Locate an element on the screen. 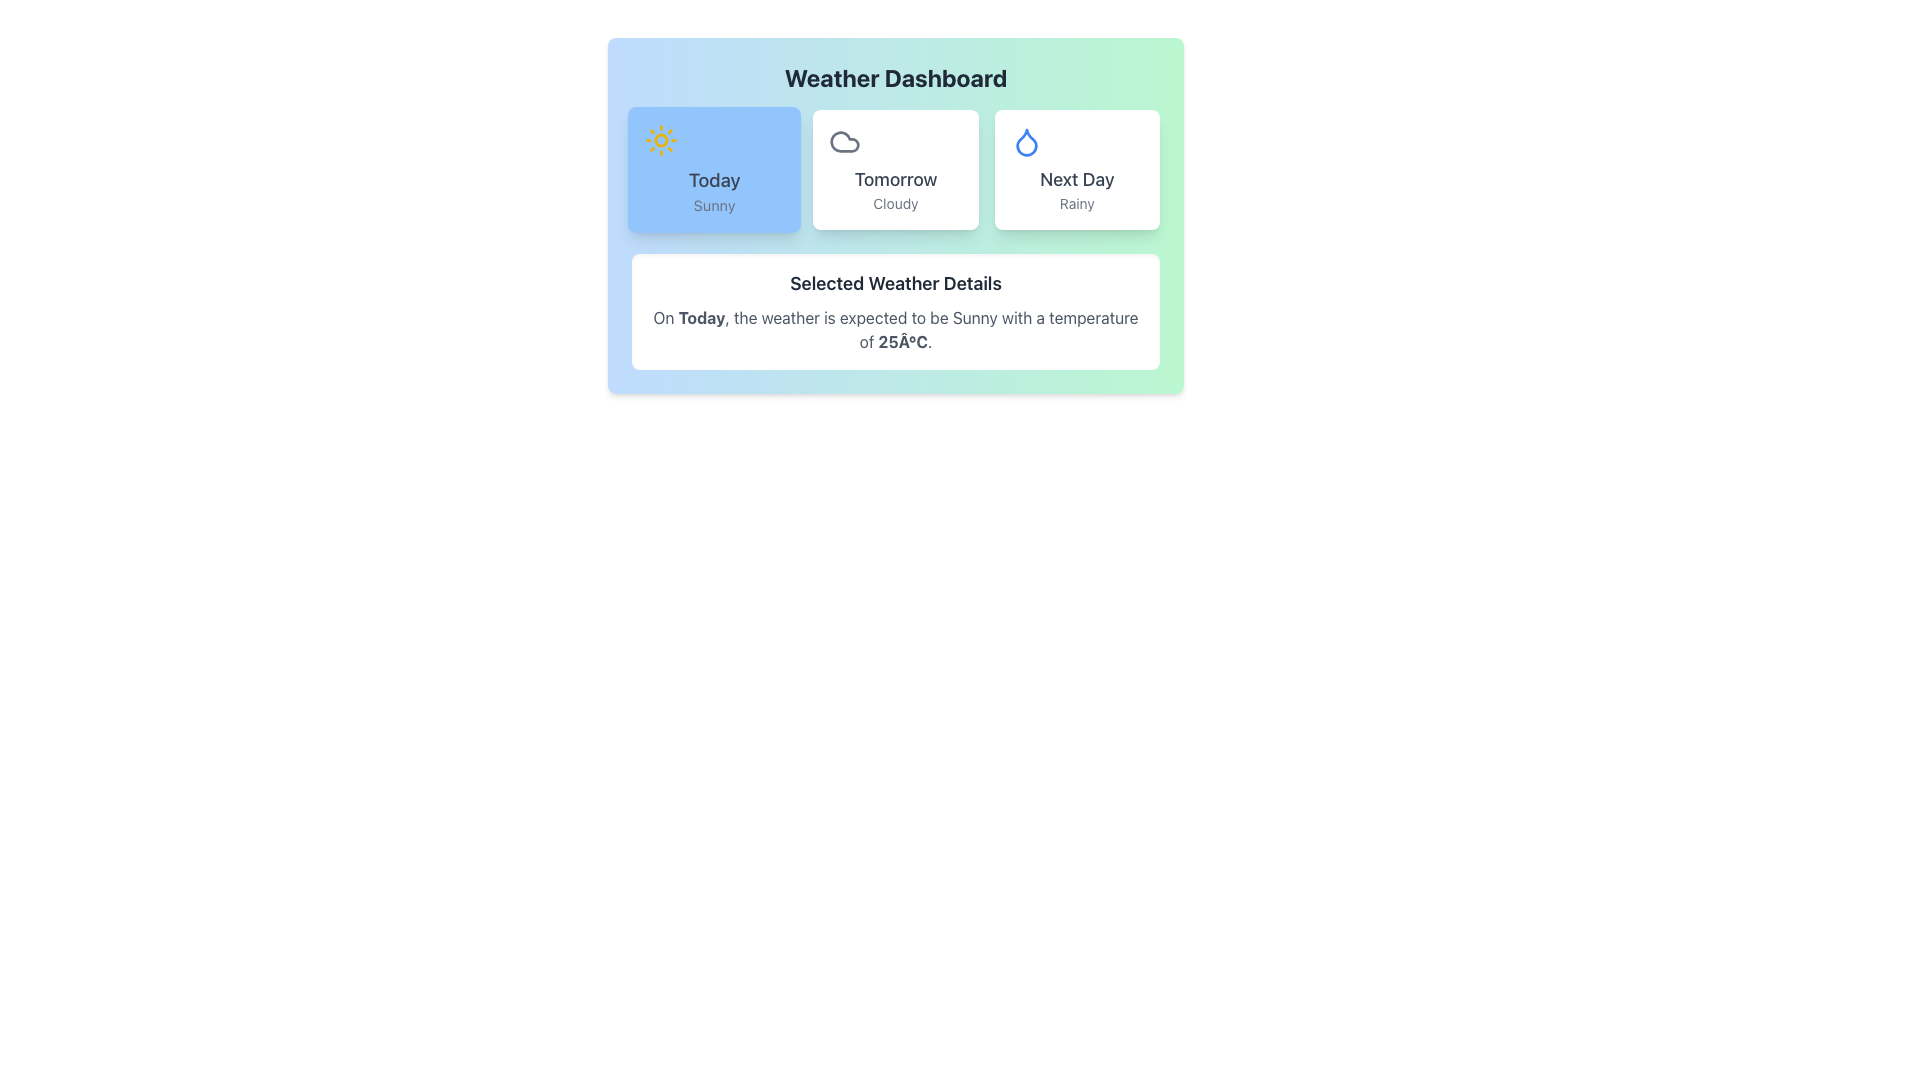  the label or title text for the 'Today' card, which identifies the card's context in the Weather Dashboard is located at coordinates (714, 180).